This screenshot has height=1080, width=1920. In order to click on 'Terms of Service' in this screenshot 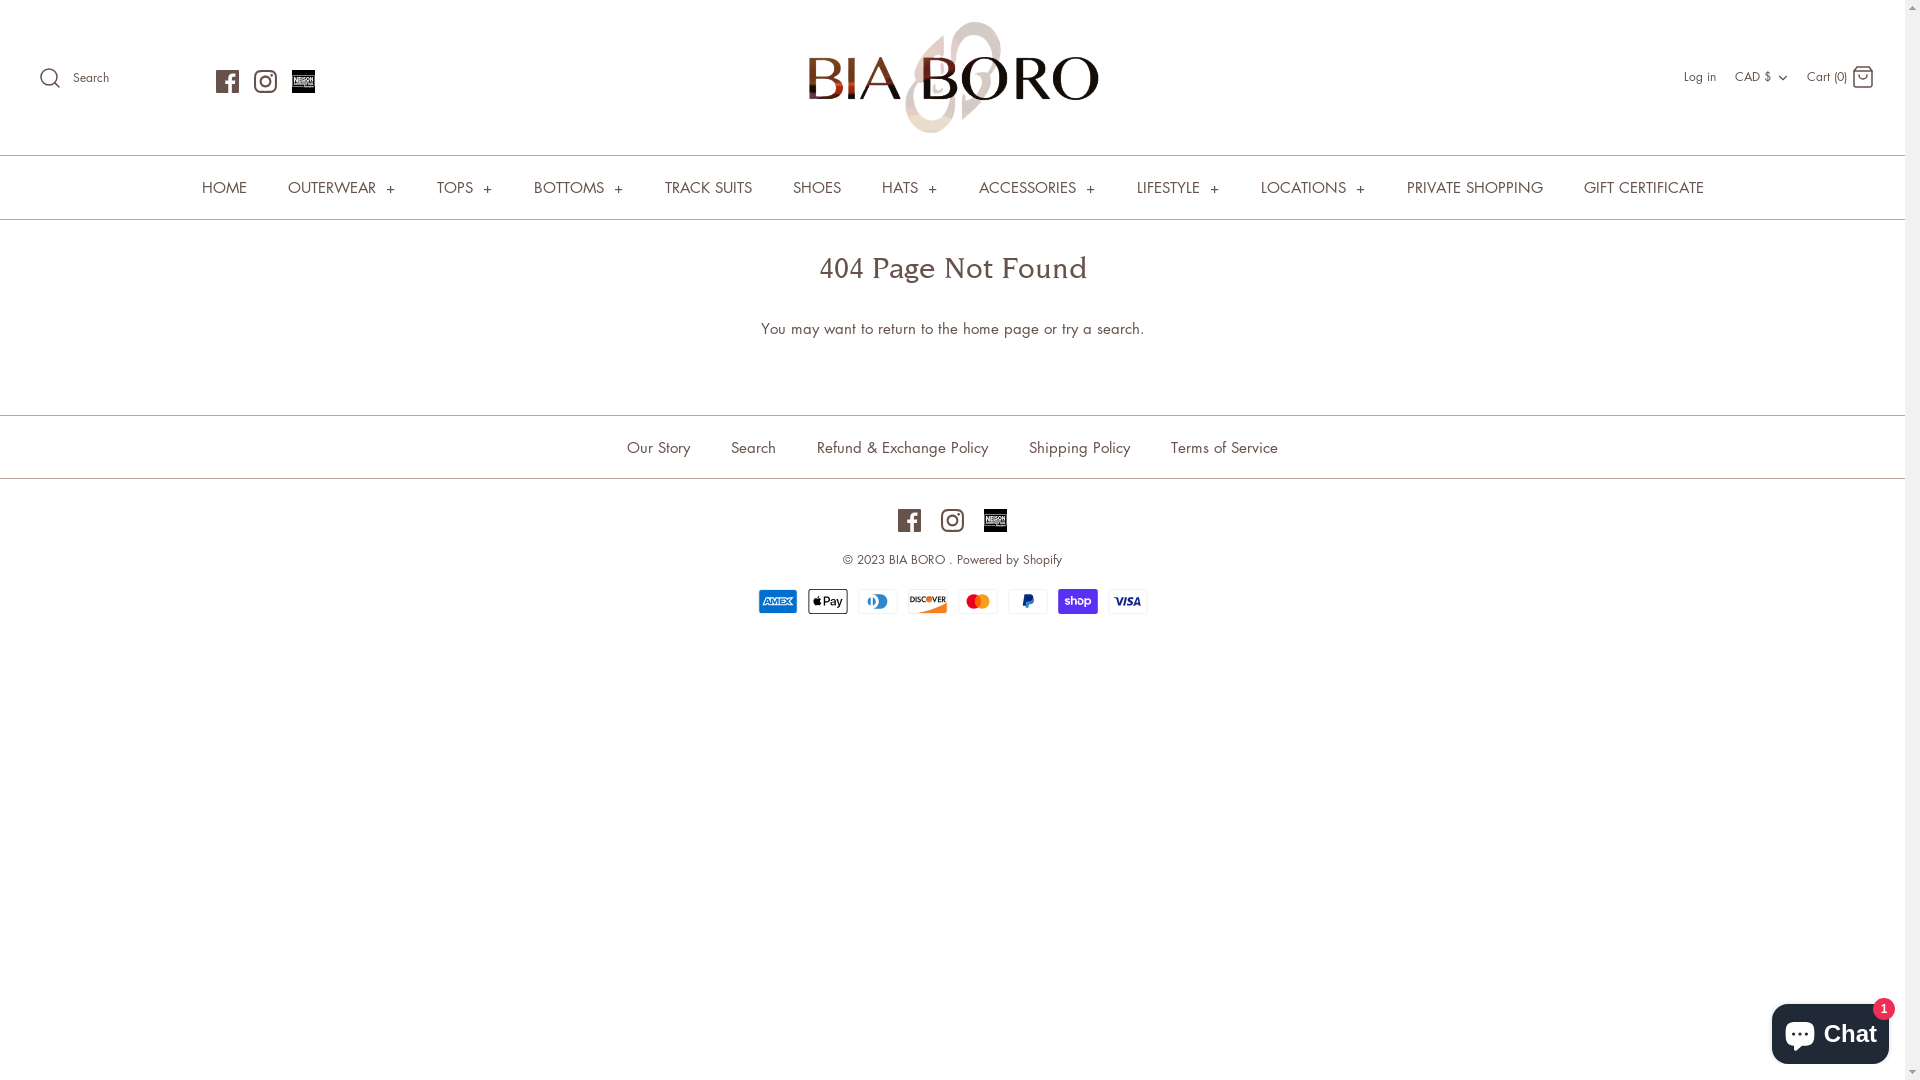, I will do `click(1223, 446)`.